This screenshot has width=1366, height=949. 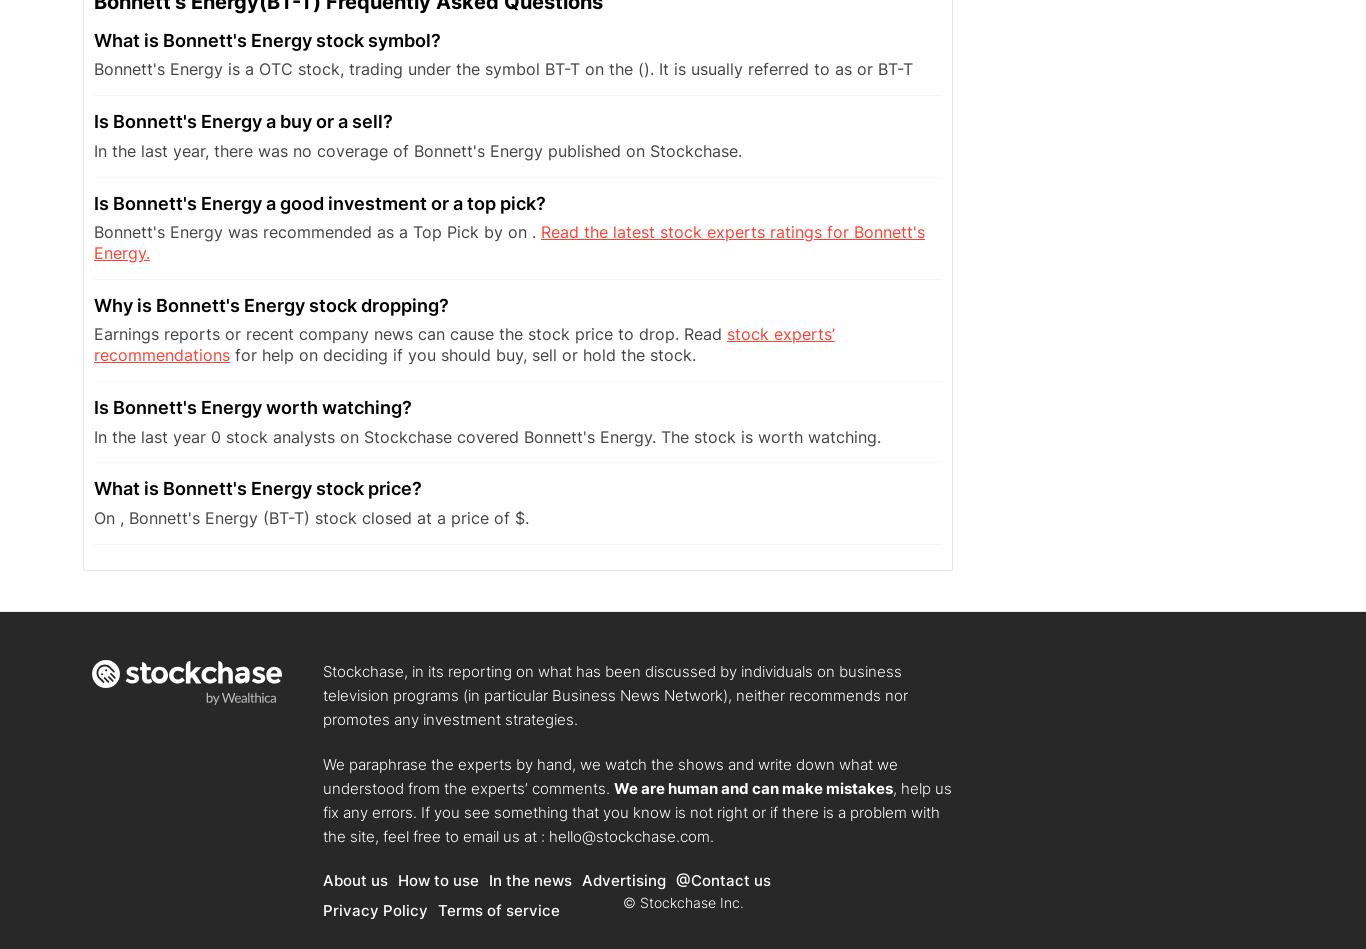 I want to click on 'Is Bonnett's Energy worth watching?', so click(x=252, y=406).